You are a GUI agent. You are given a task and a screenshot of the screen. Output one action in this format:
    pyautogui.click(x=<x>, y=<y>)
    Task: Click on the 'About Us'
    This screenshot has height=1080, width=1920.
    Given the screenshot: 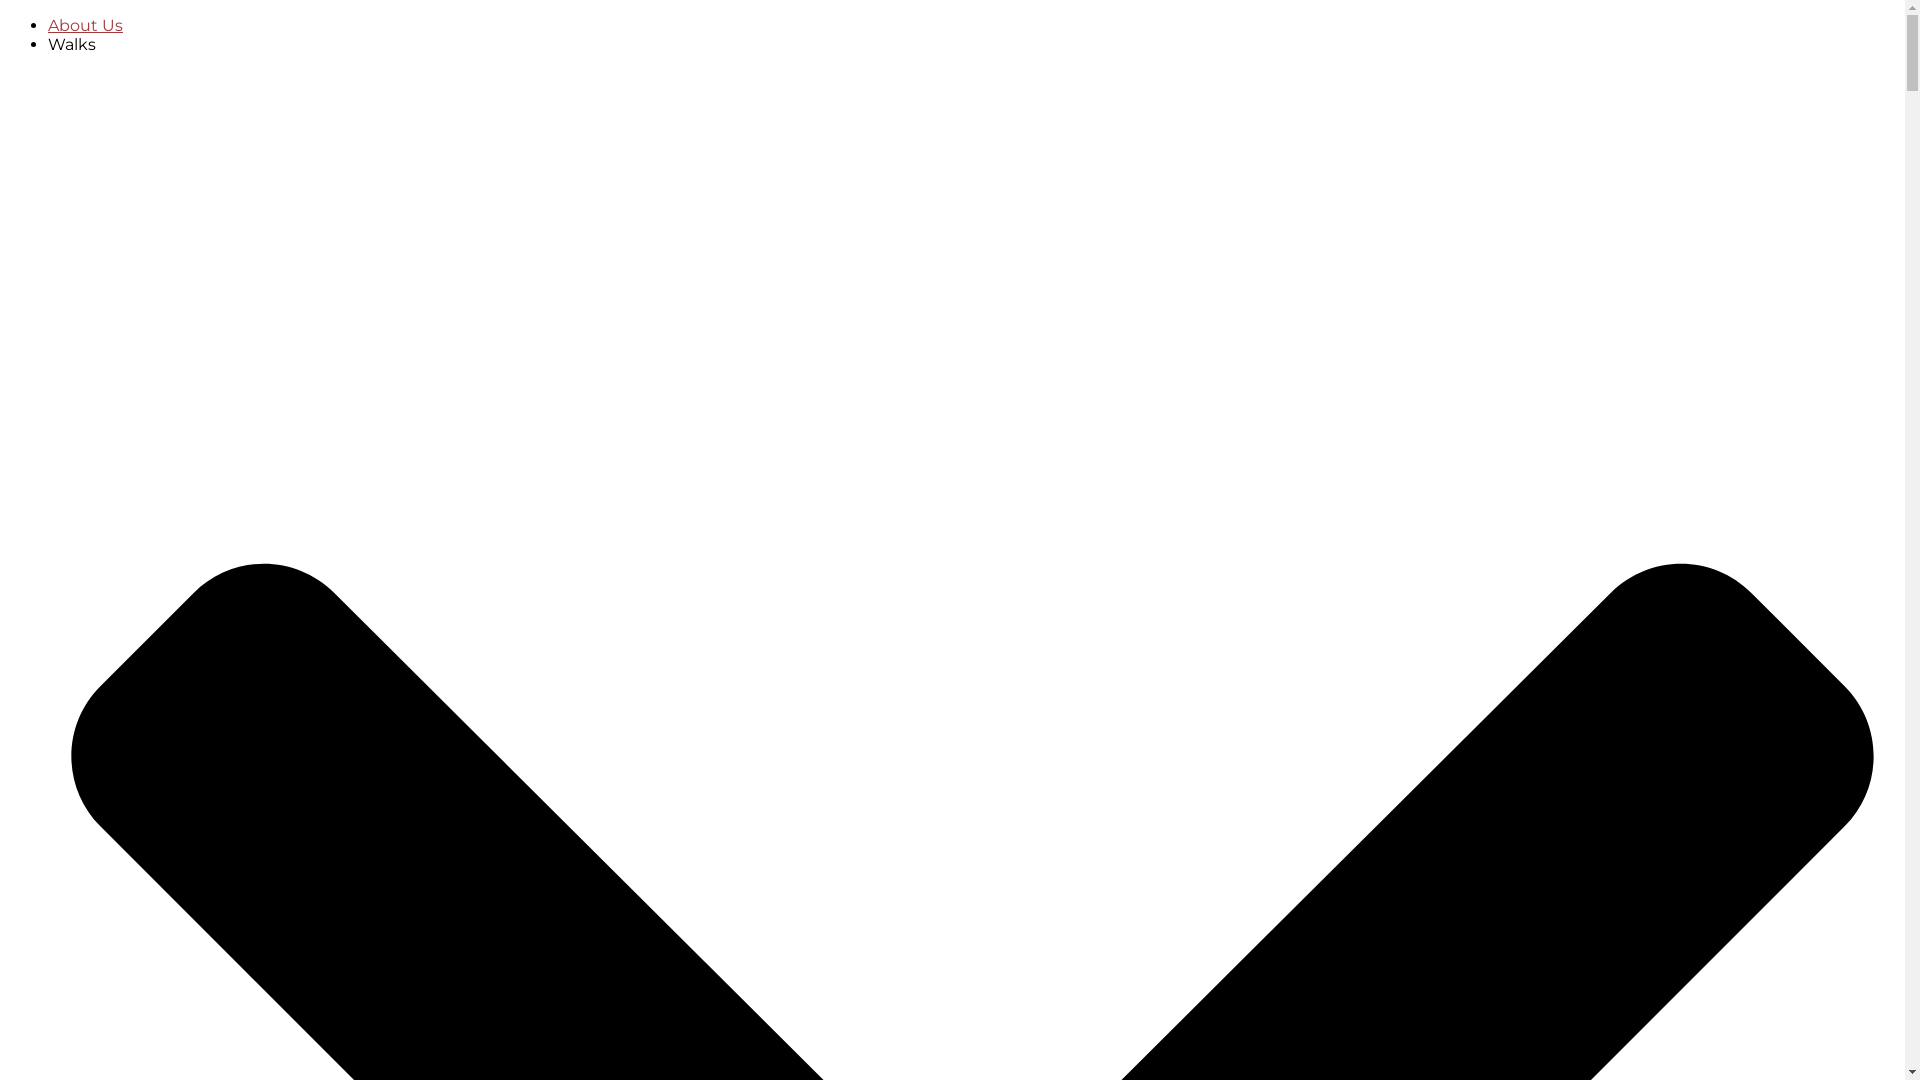 What is the action you would take?
    pyautogui.click(x=84, y=25)
    